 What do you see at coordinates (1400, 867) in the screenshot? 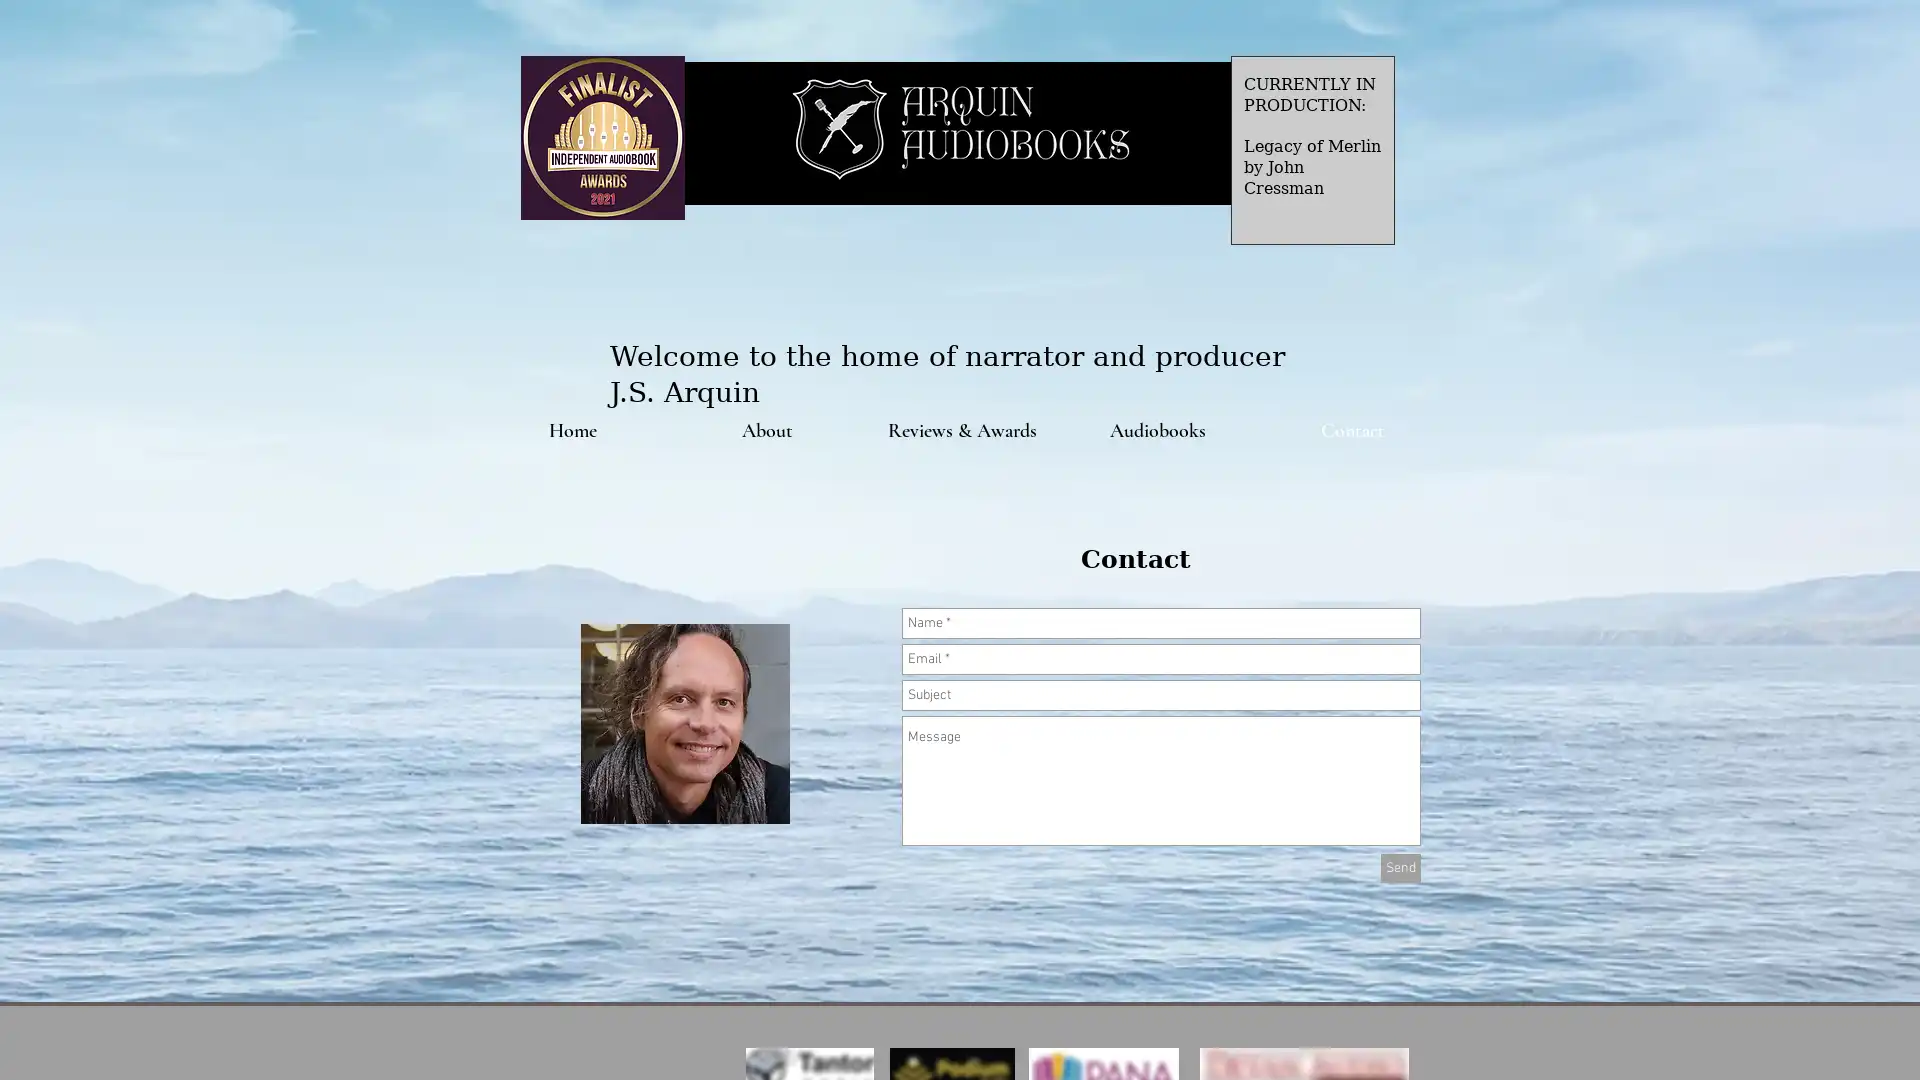
I see `Send` at bounding box center [1400, 867].